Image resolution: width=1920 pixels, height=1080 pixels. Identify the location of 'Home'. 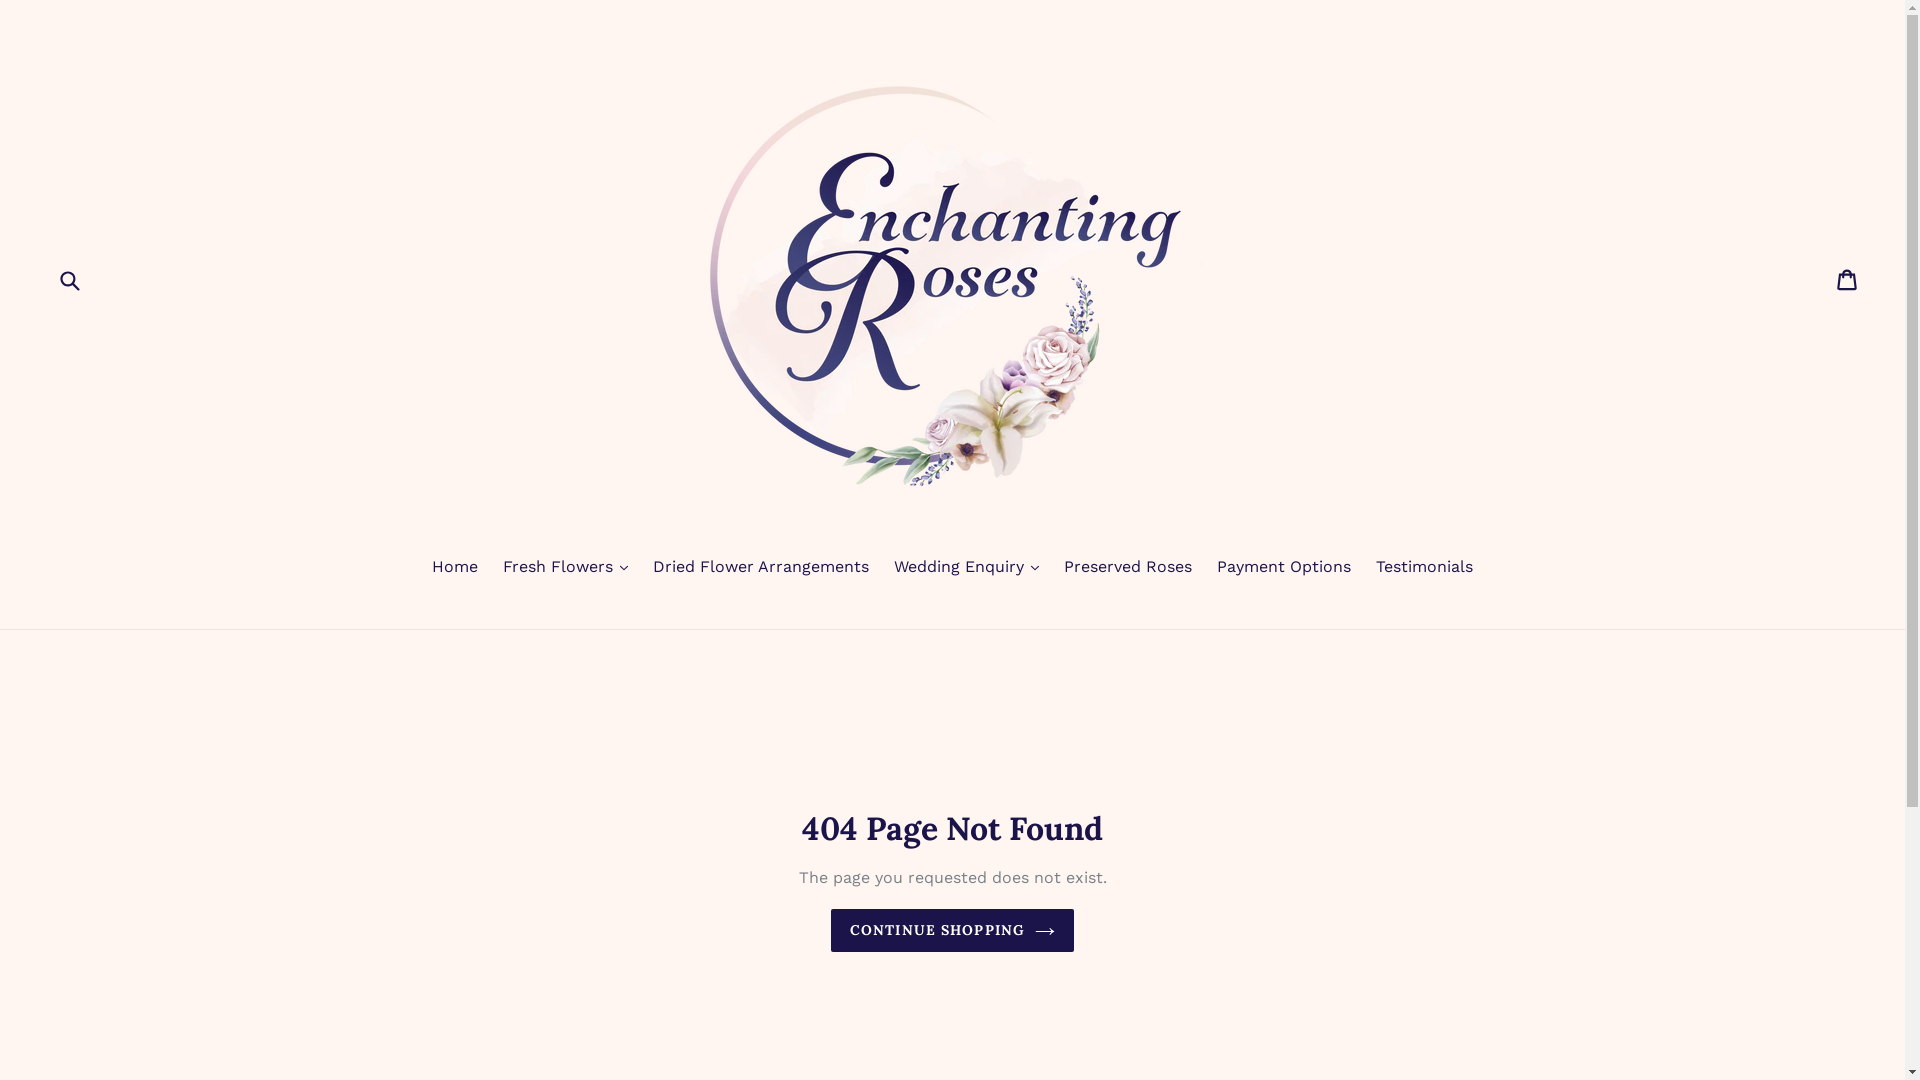
(454, 568).